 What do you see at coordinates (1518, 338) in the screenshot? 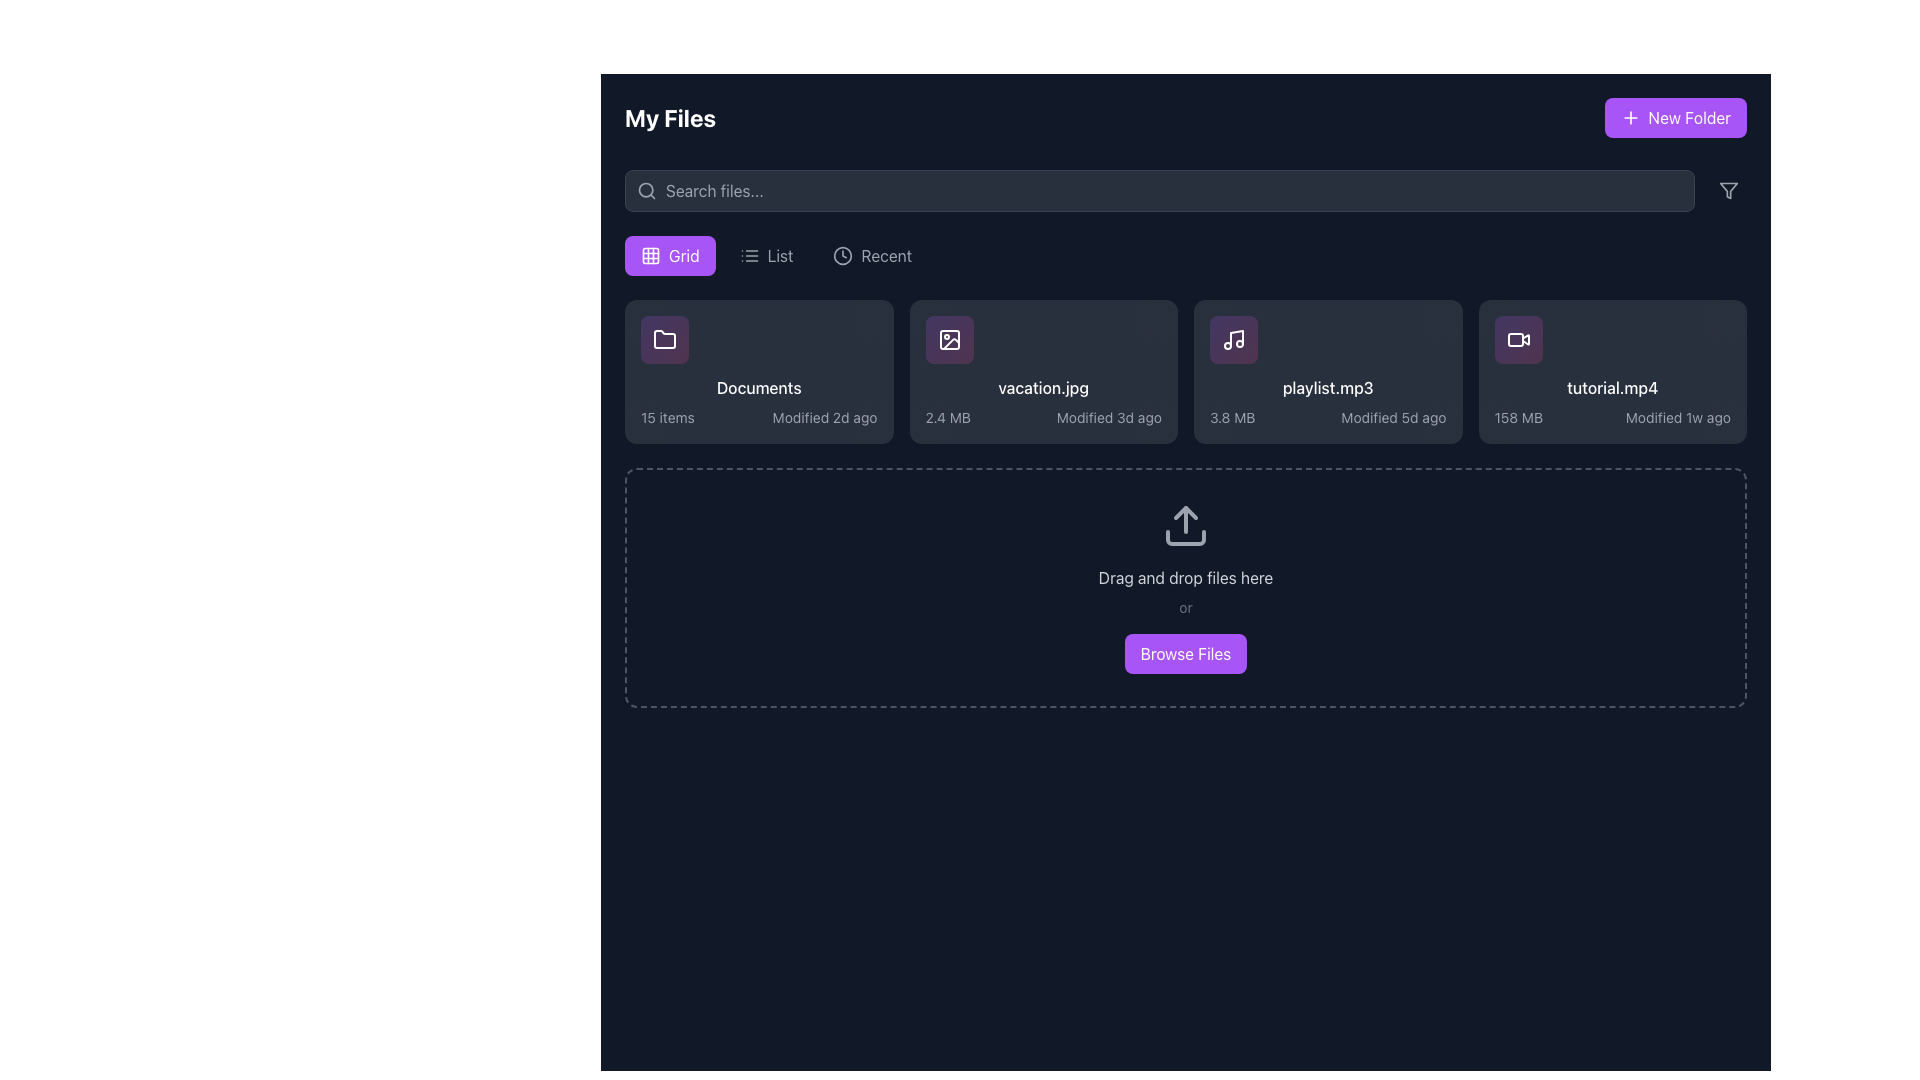
I see `the video file indicator icon located in the fourth item of the top-right grid layout` at bounding box center [1518, 338].